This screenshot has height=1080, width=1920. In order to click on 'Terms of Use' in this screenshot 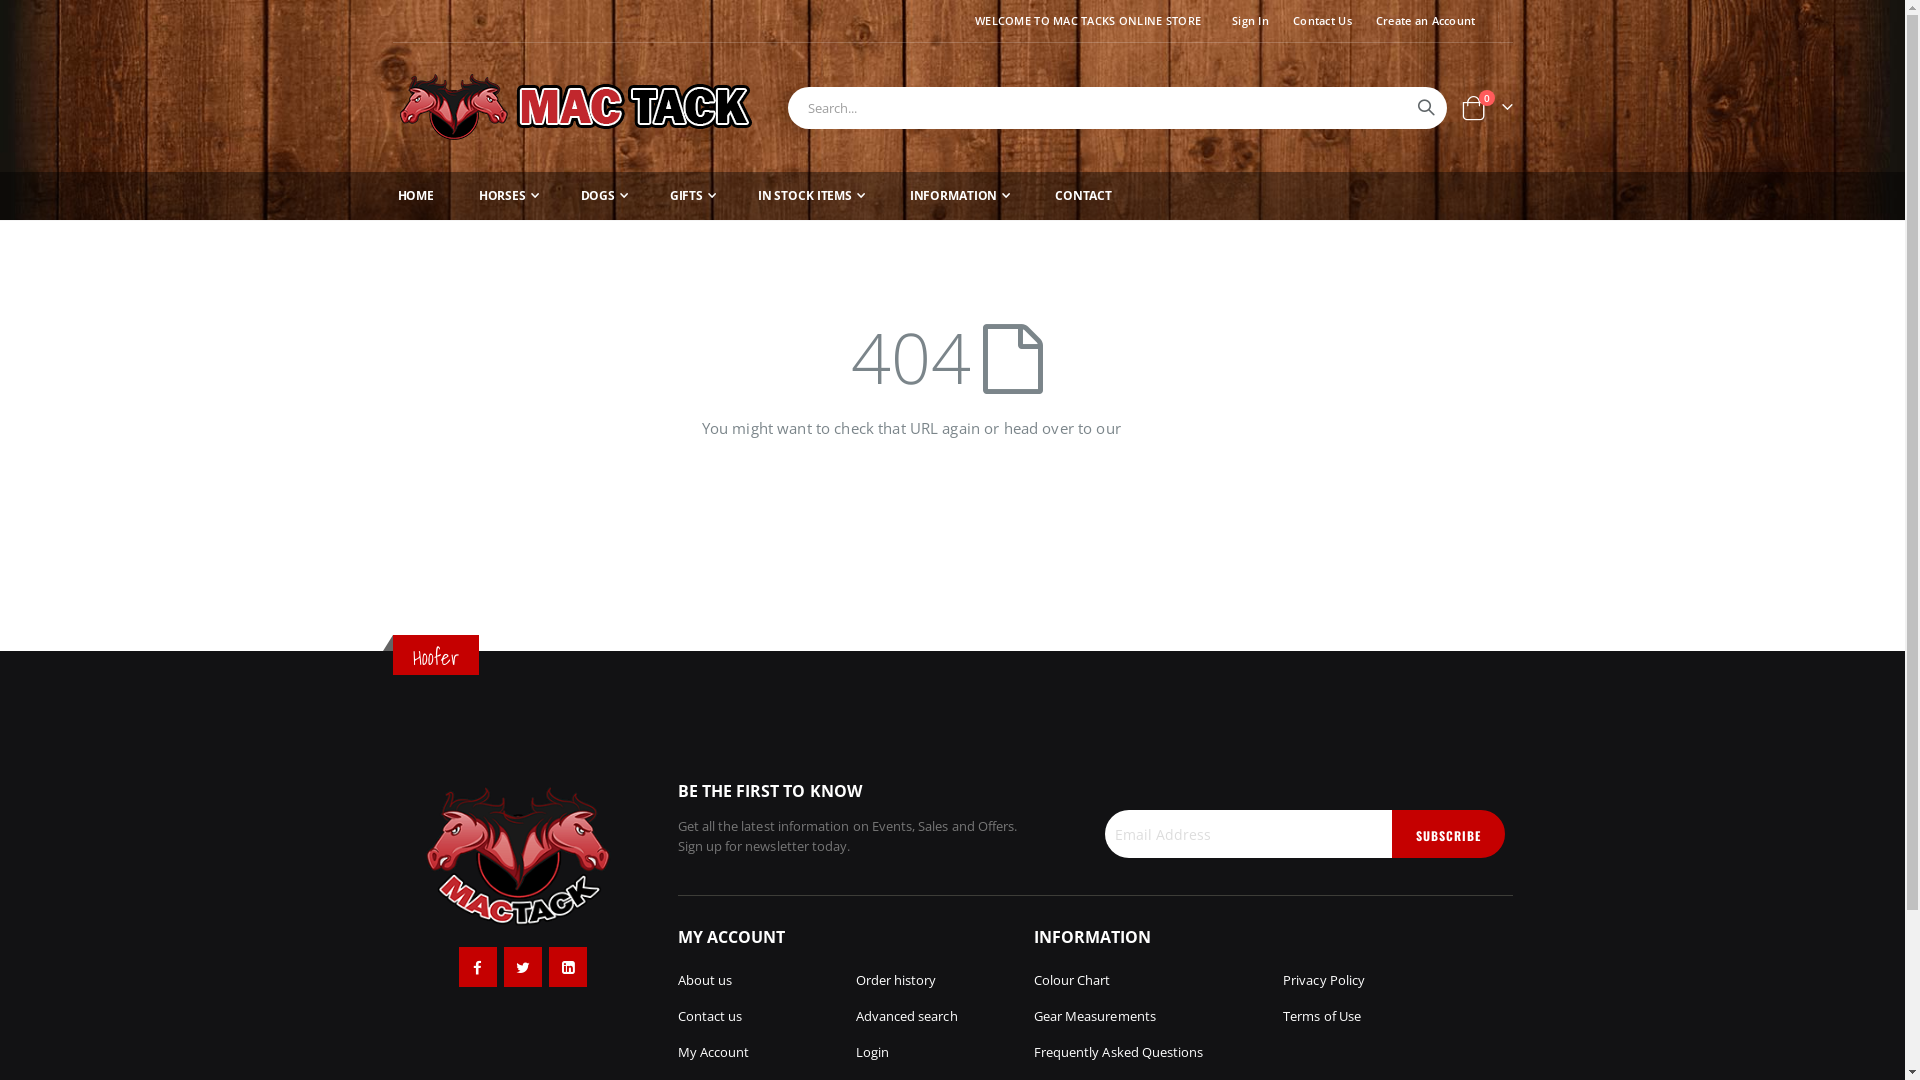, I will do `click(1321, 1015)`.